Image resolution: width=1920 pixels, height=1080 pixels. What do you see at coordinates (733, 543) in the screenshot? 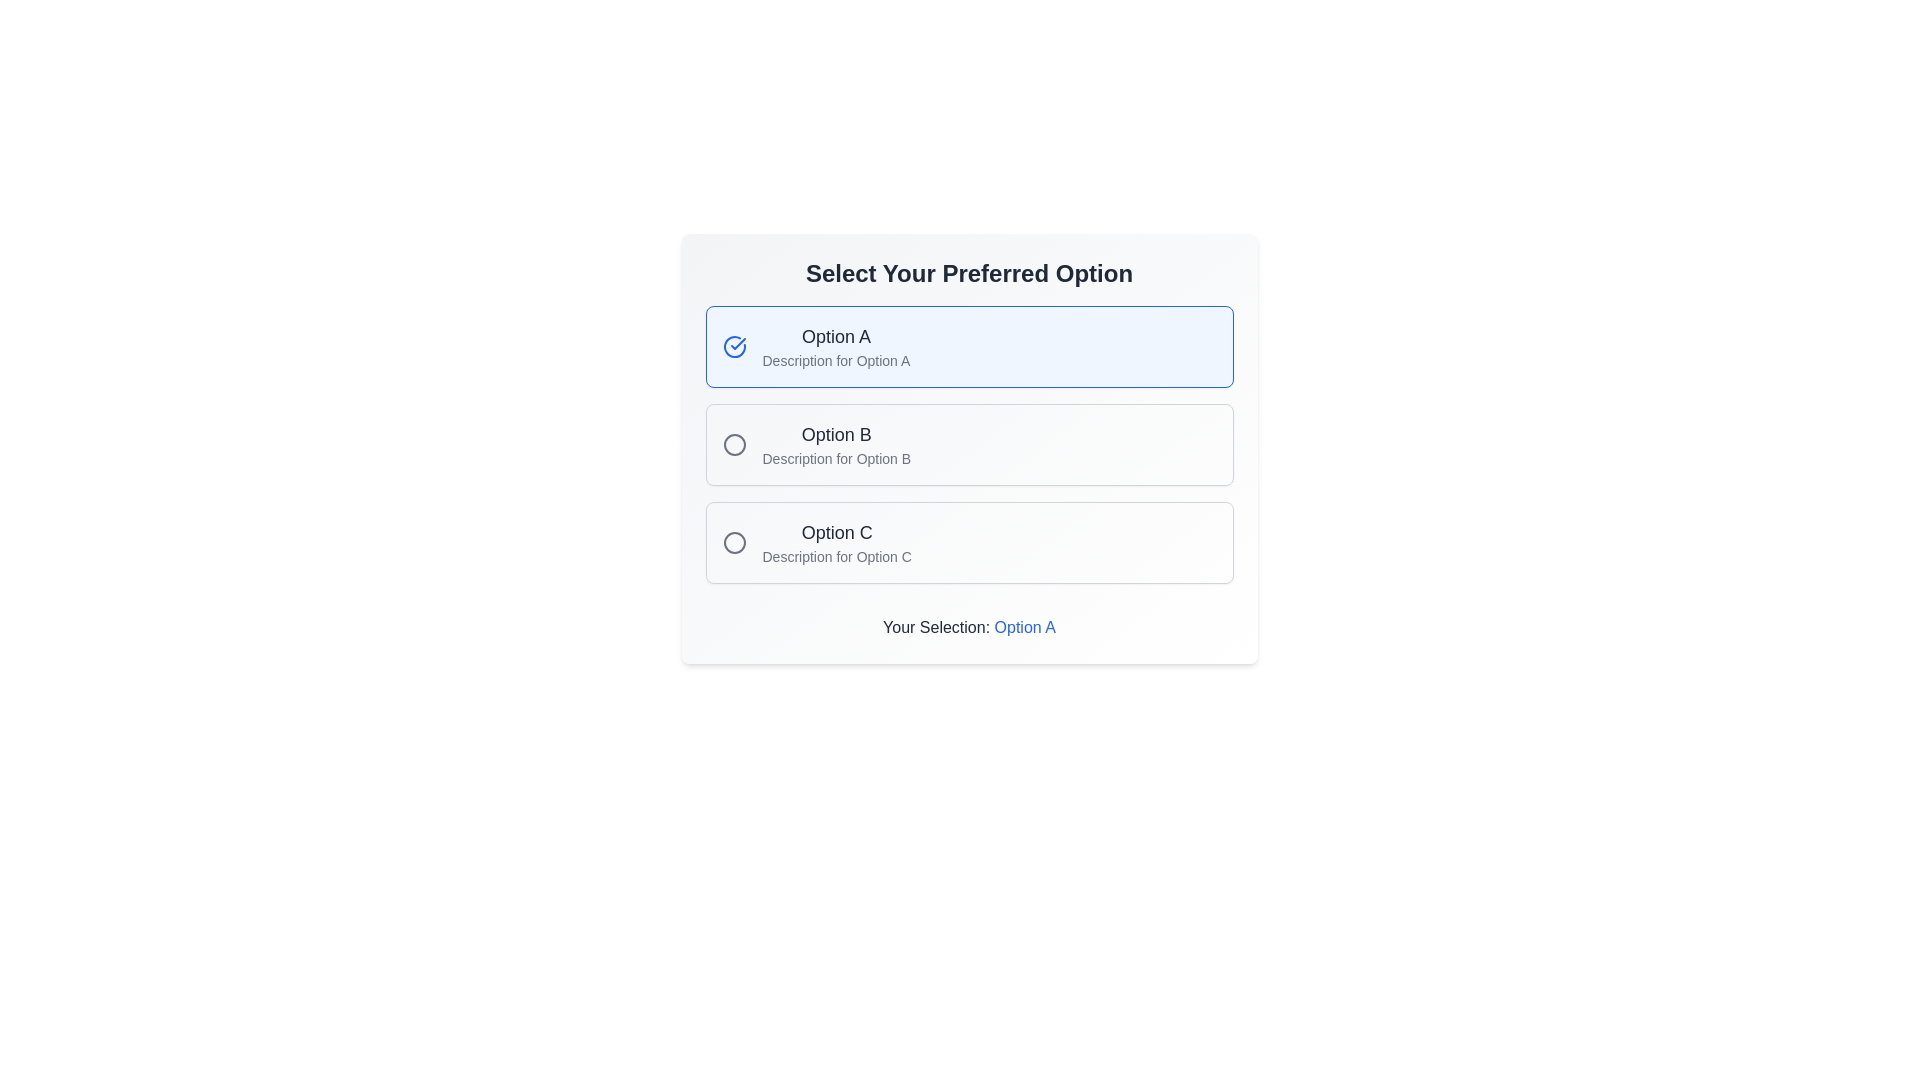
I see `the selectable radio button icon located to the left of the text 'Option C', which is styled as a hollow circle with a gray border` at bounding box center [733, 543].